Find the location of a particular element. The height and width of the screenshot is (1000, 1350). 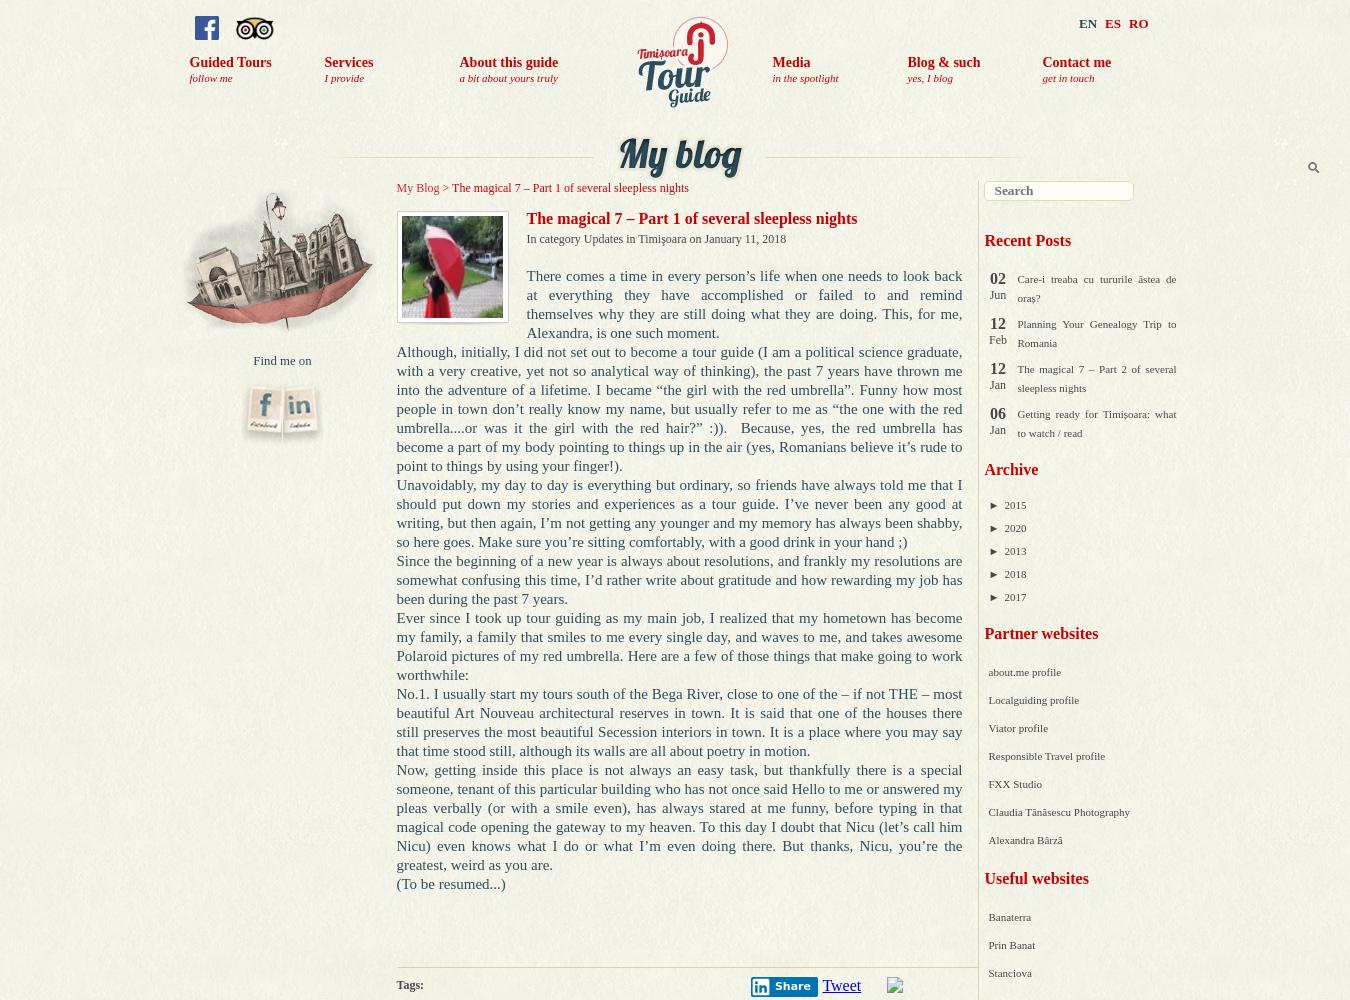

'Blog & such' is located at coordinates (906, 62).